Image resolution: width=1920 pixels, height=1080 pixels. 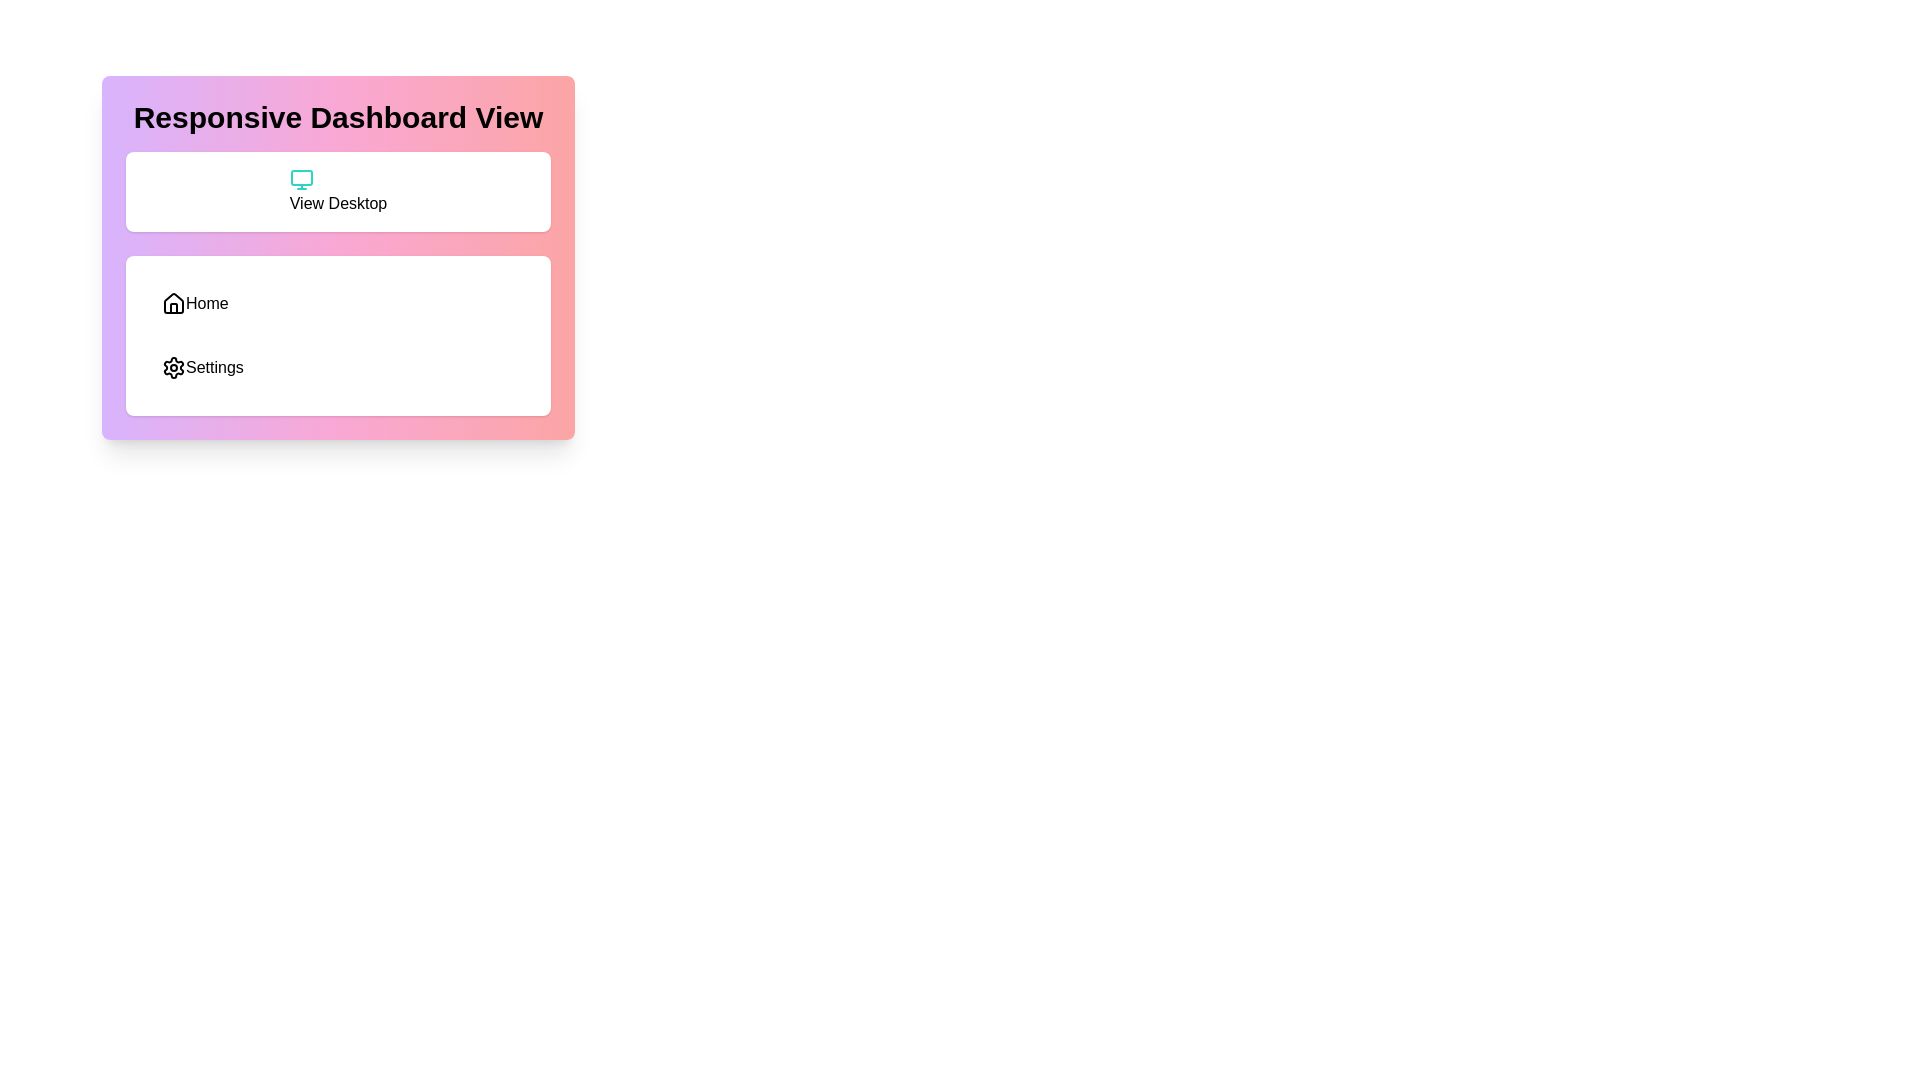 I want to click on the 'View Desktop' text label located below the monitor icon and above the 'Home' and 'Settings' buttons, so click(x=338, y=204).